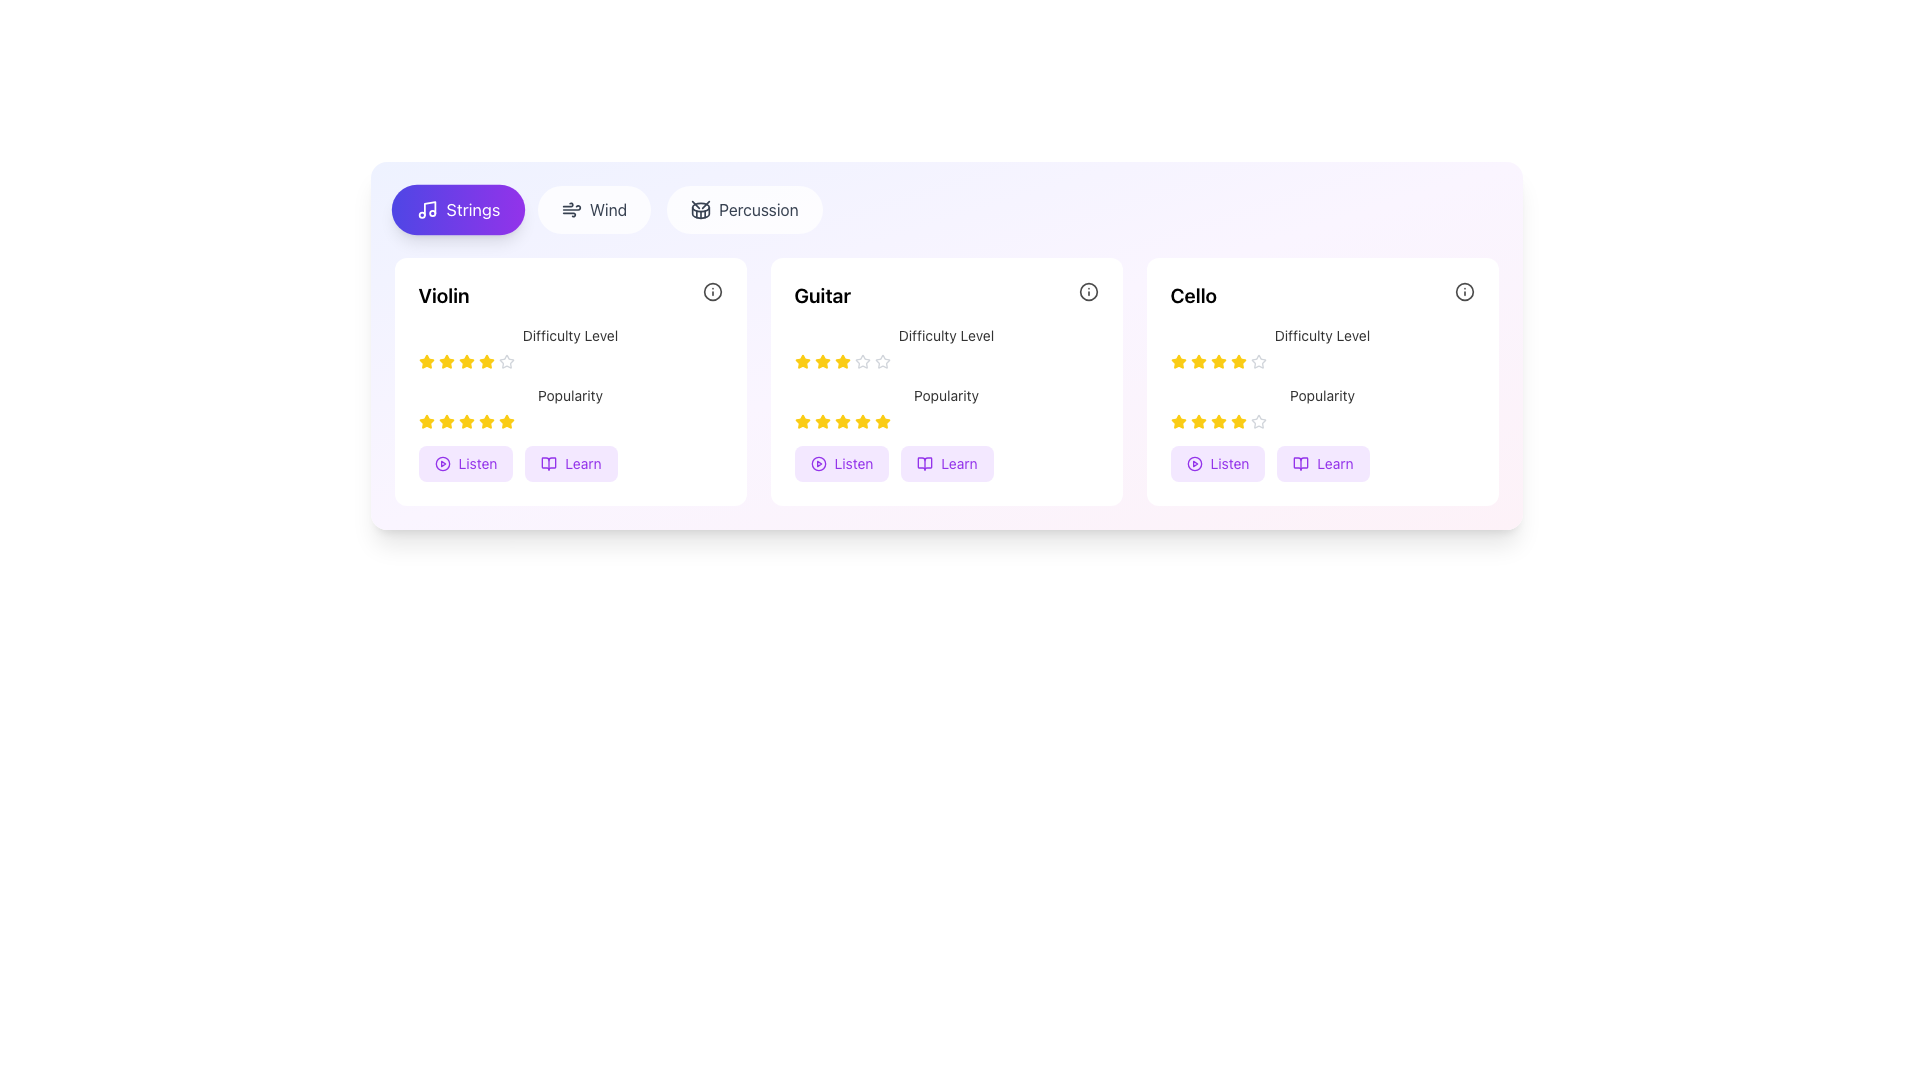 The width and height of the screenshot is (1920, 1080). I want to click on the educational button related to 'Violin' located near the bottom of the 'Violin' section to trigger any potential hover effects, so click(570, 463).